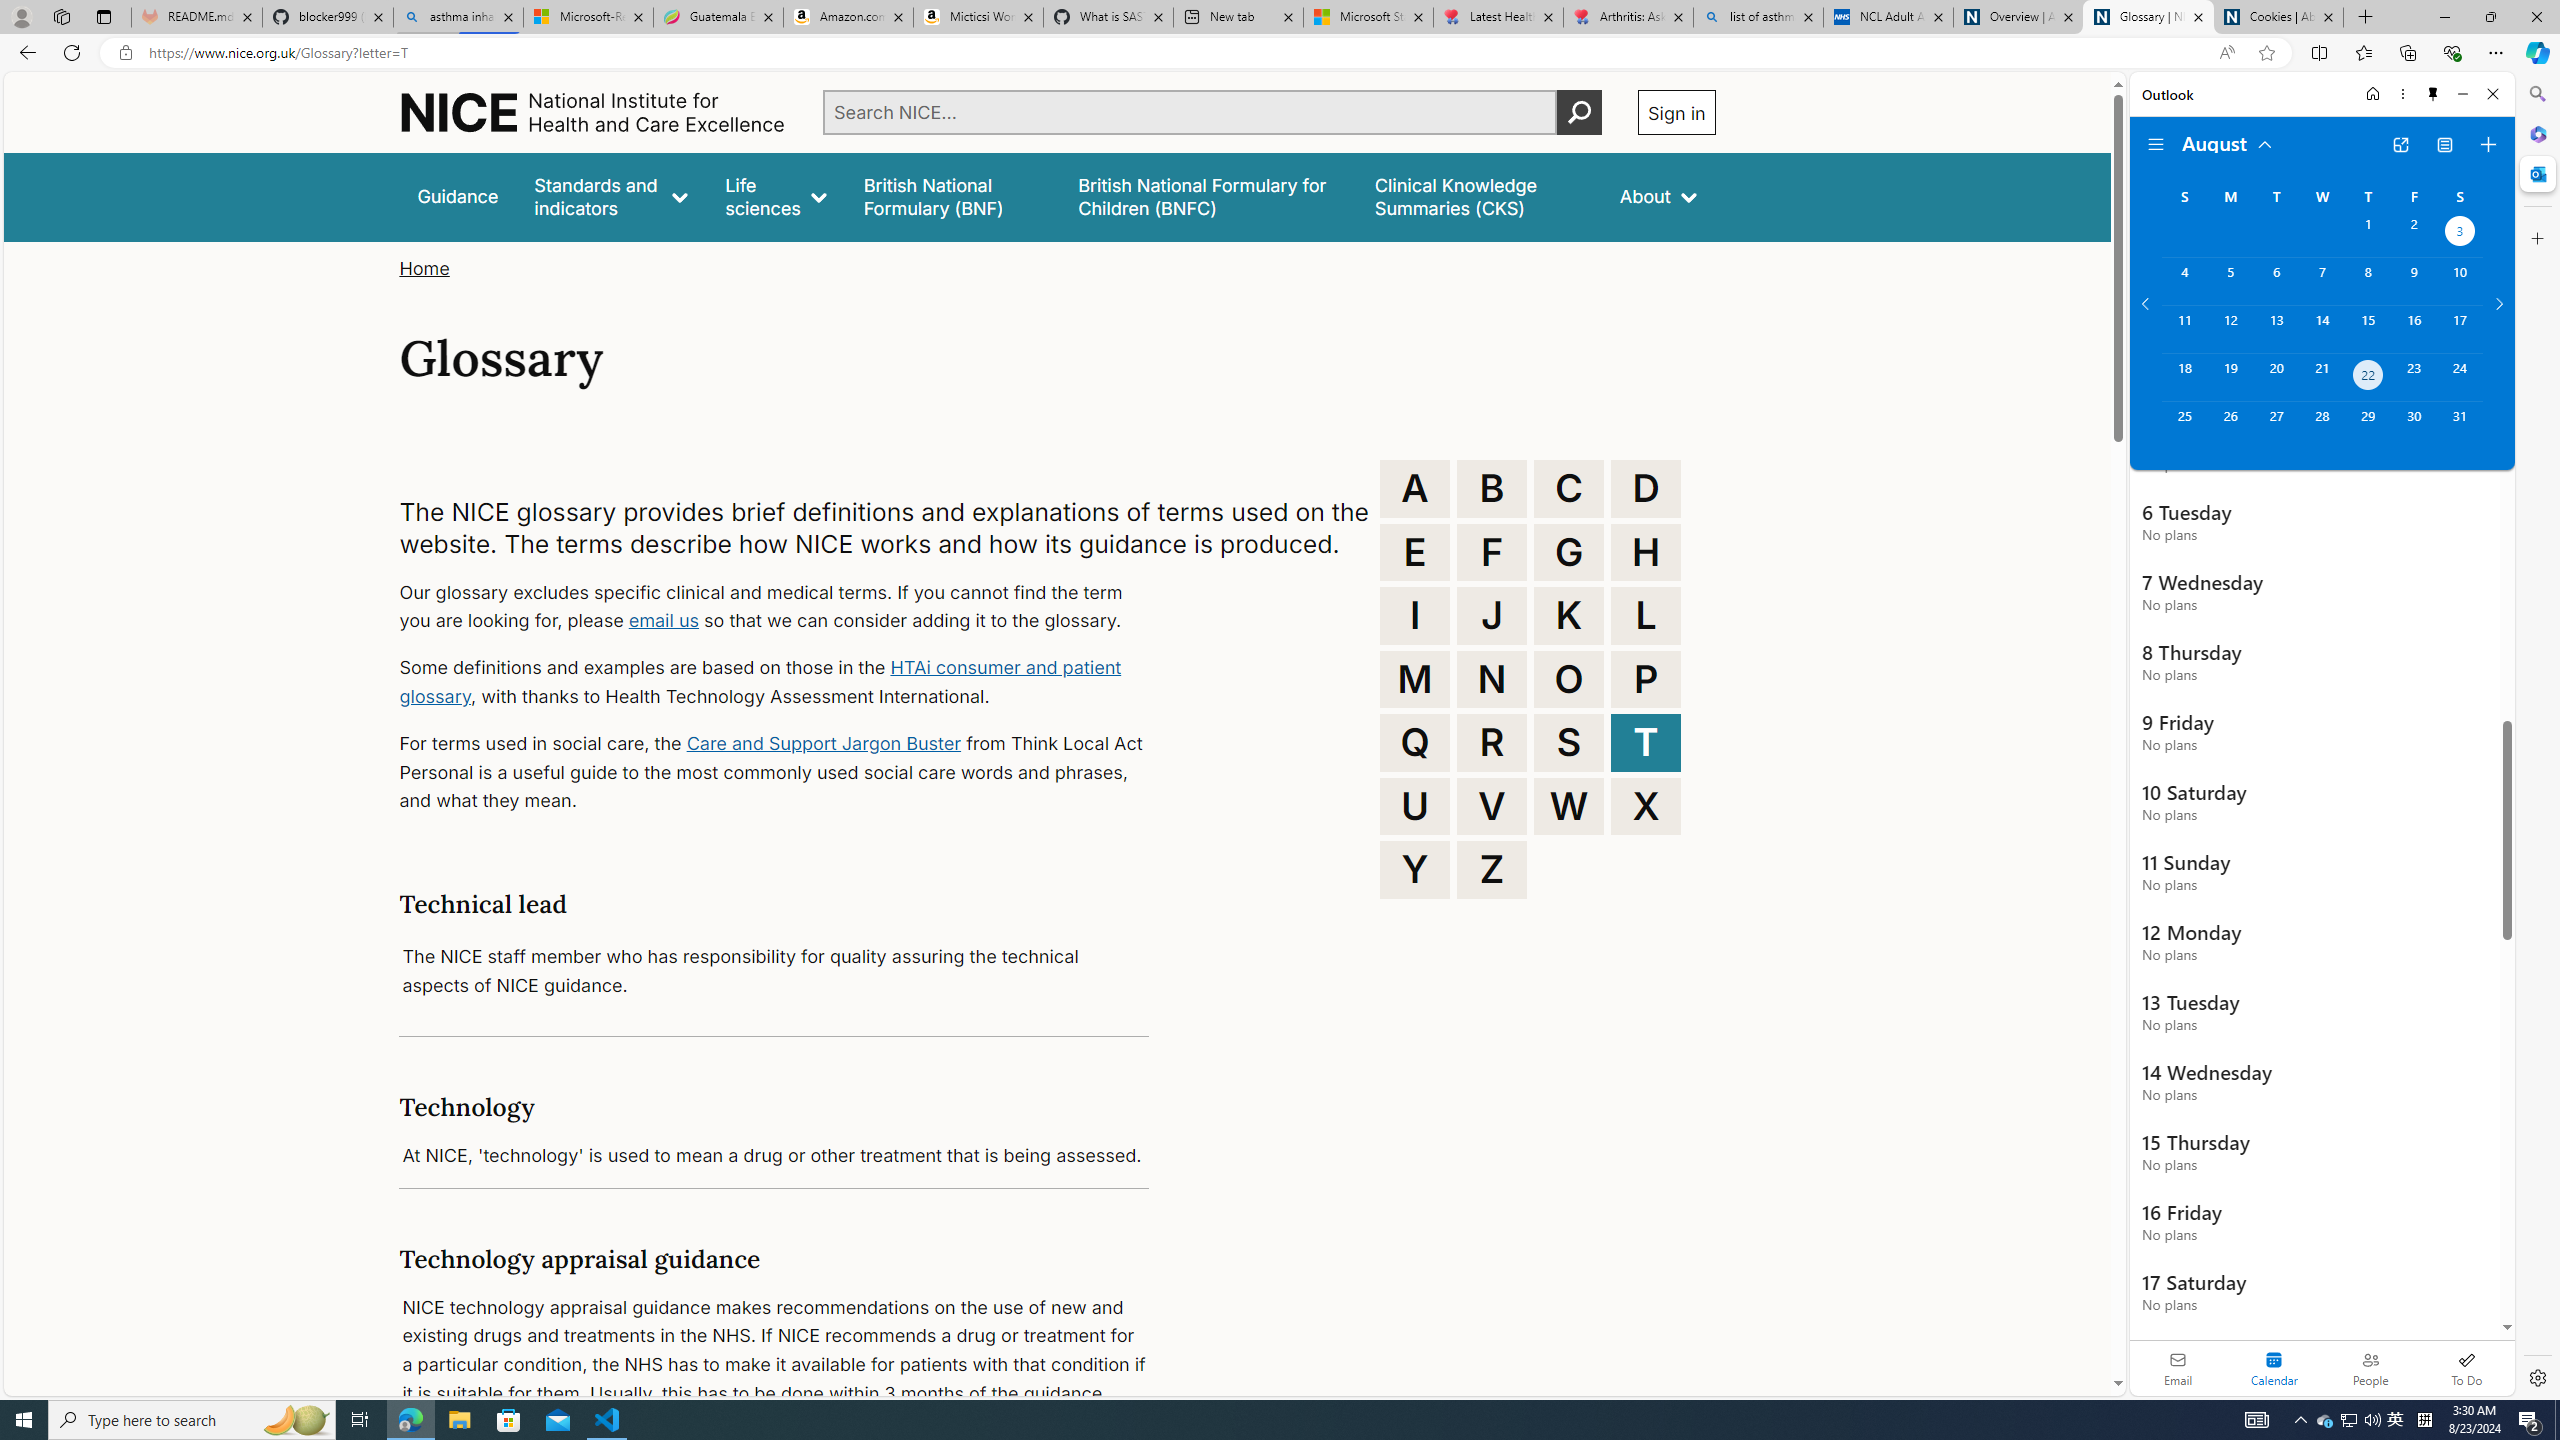  Describe the element at coordinates (2278, 16) in the screenshot. I see `'Cookies | About | NICE'` at that location.